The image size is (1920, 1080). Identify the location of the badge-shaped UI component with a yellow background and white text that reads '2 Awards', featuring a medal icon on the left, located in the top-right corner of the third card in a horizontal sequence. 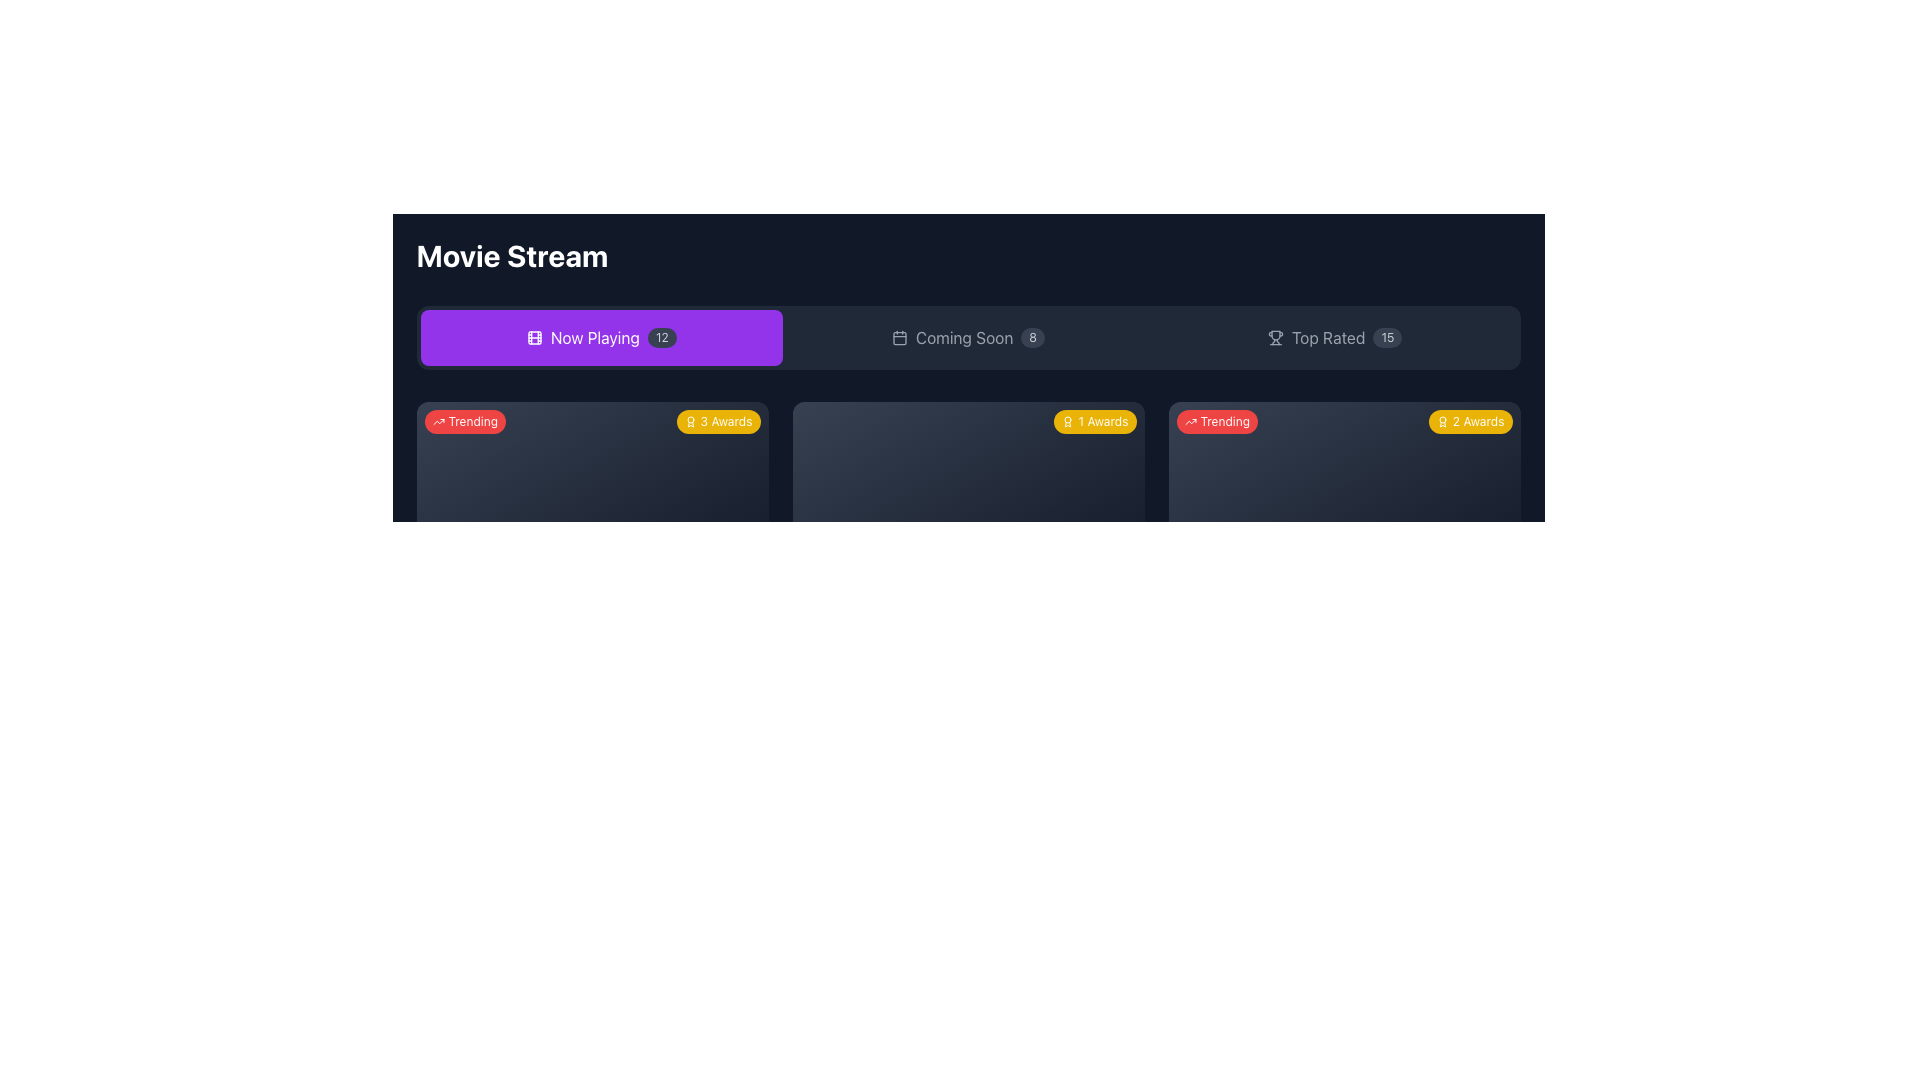
(1470, 420).